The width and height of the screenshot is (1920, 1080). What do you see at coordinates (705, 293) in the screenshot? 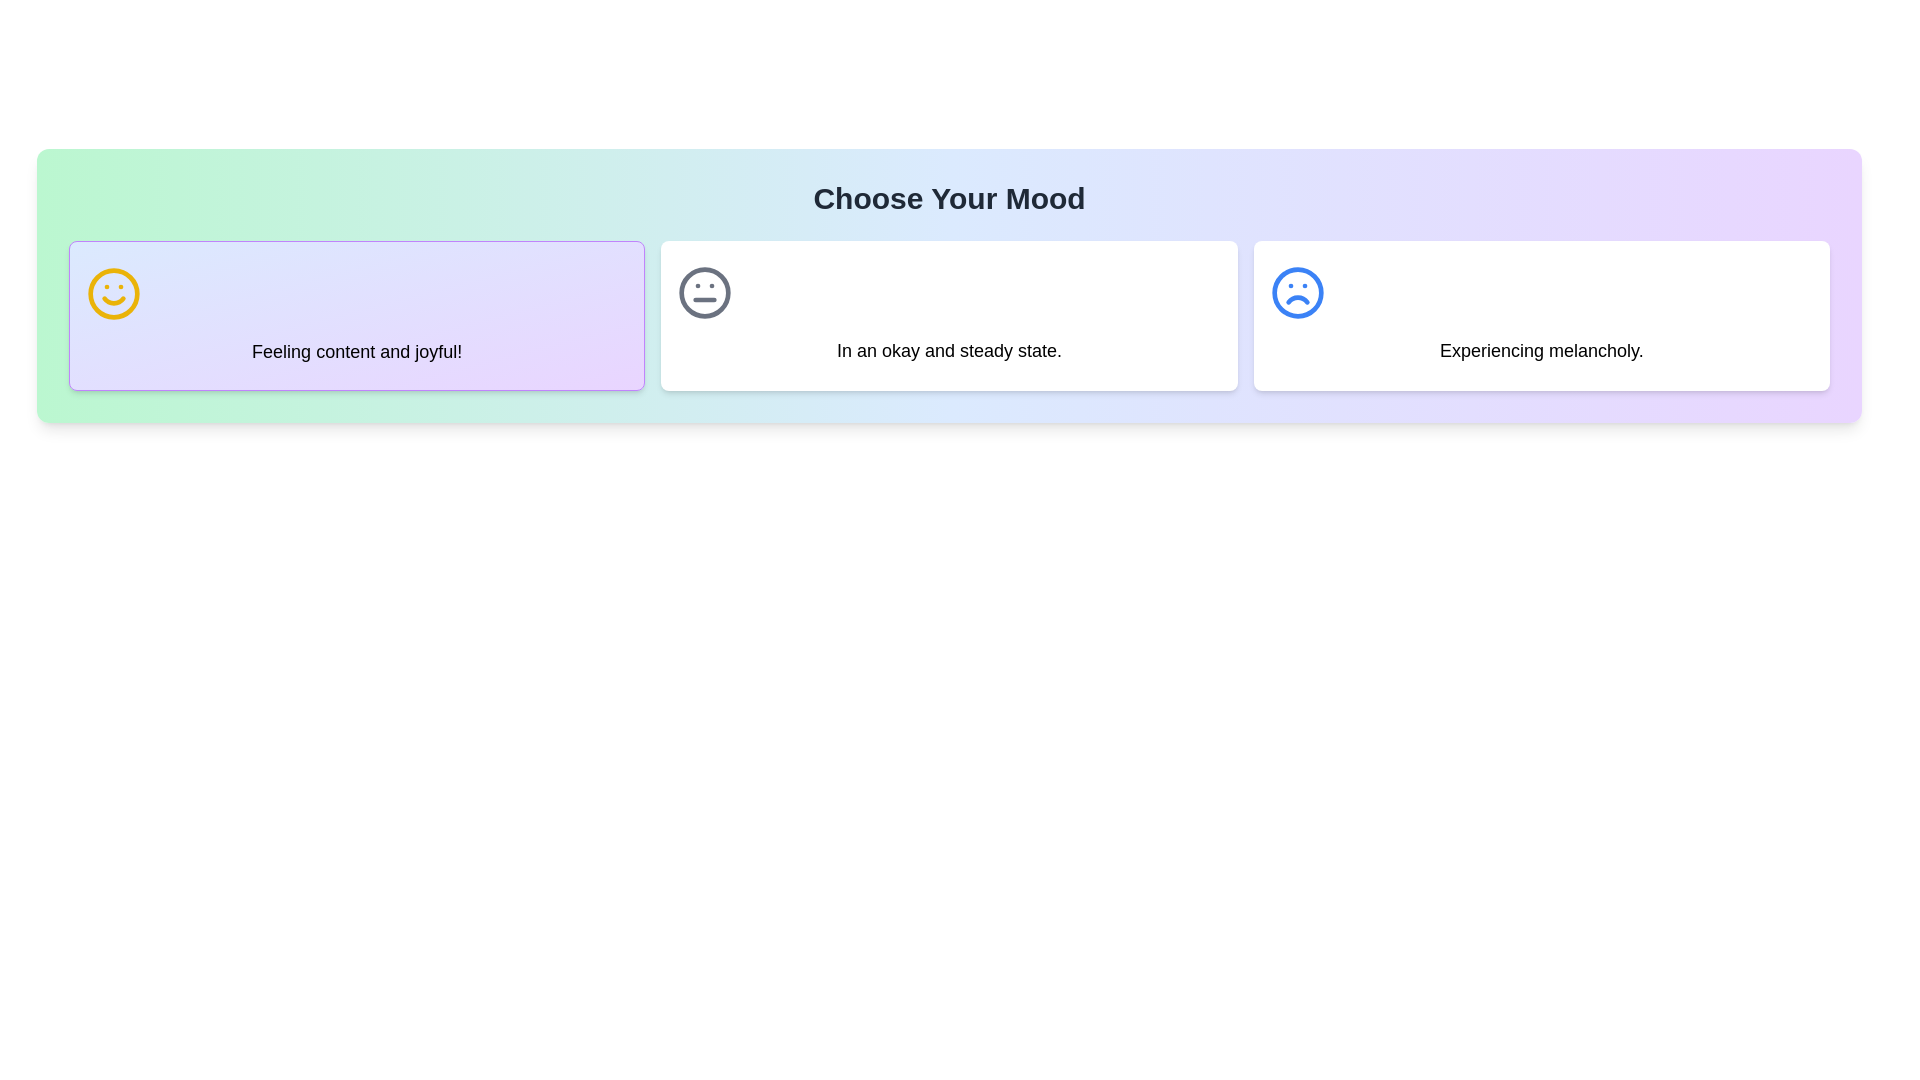
I see `the visual state of the gray circular outline surrounding the neutral face icon, which is centrally located within the second mood selection box, adjacent to the text 'In an okay and steady state.'` at bounding box center [705, 293].